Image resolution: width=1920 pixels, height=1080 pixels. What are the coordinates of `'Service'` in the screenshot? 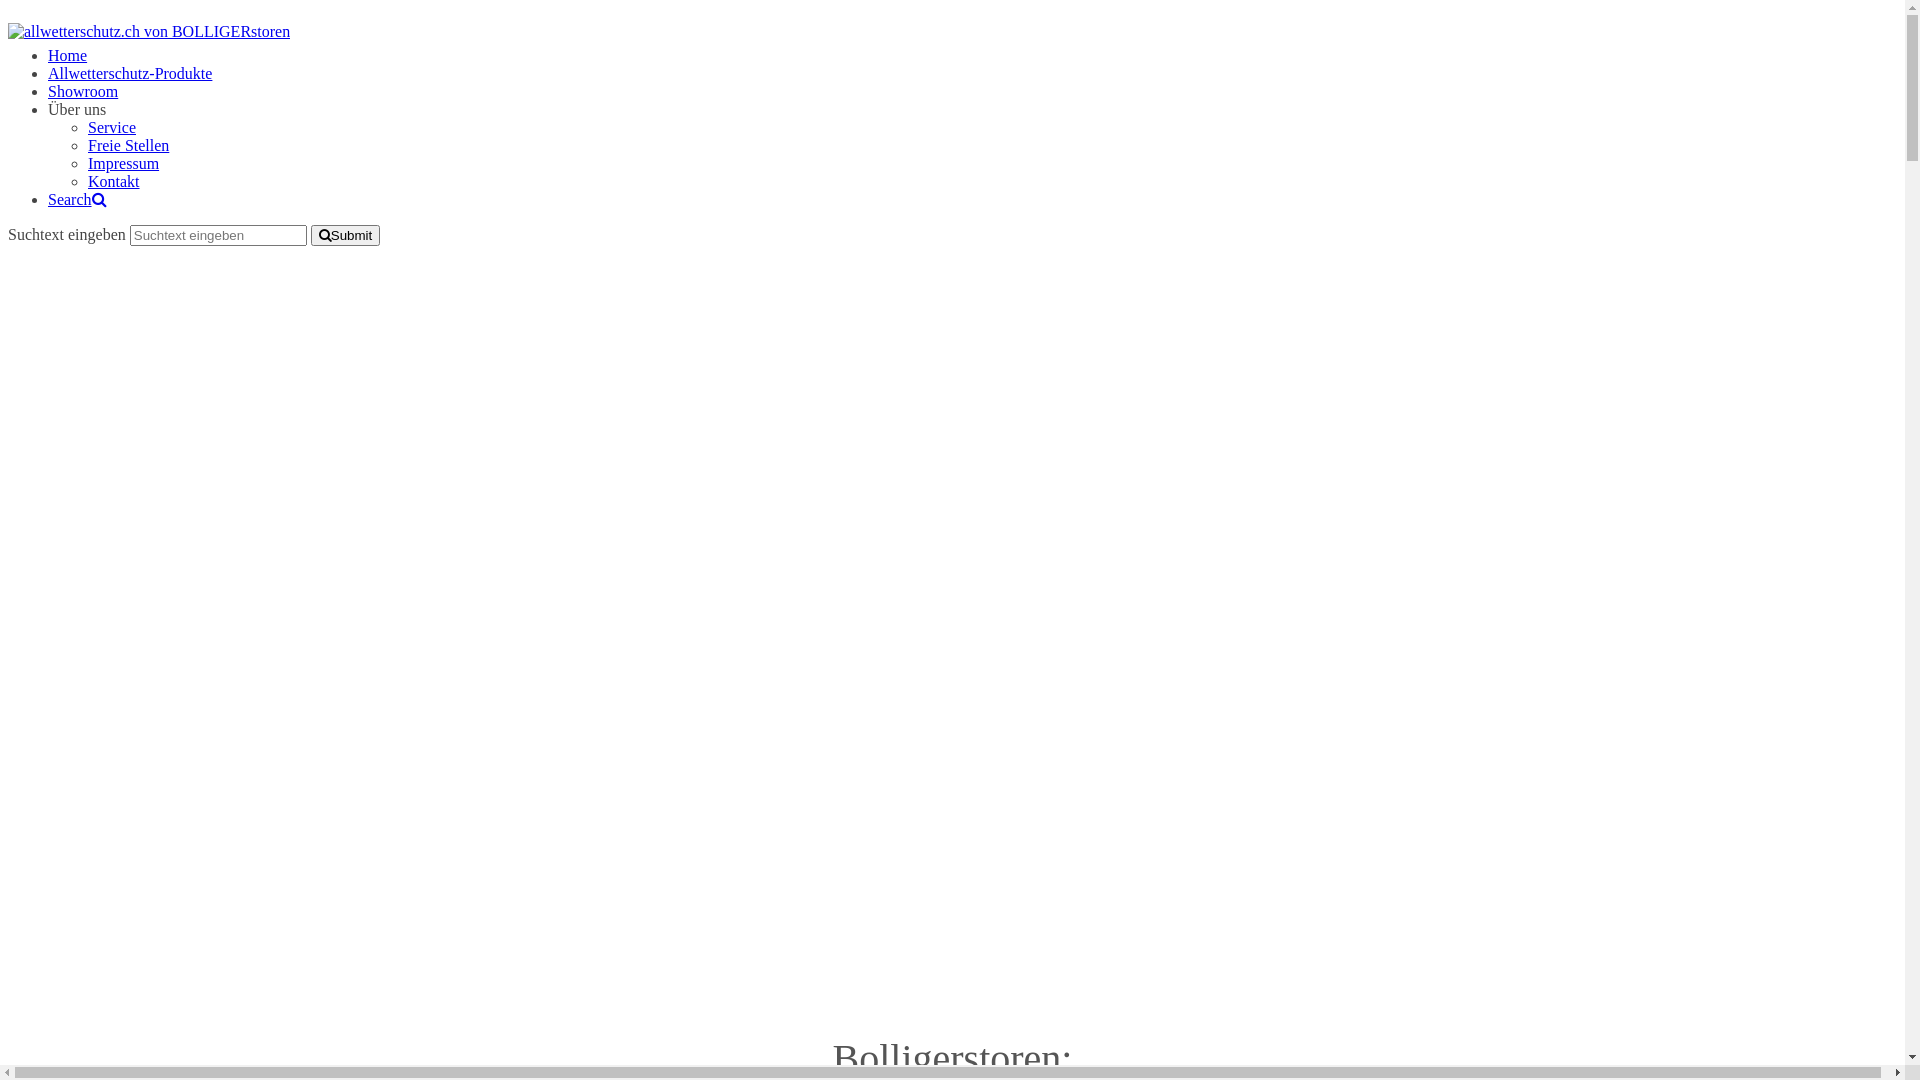 It's located at (110, 127).